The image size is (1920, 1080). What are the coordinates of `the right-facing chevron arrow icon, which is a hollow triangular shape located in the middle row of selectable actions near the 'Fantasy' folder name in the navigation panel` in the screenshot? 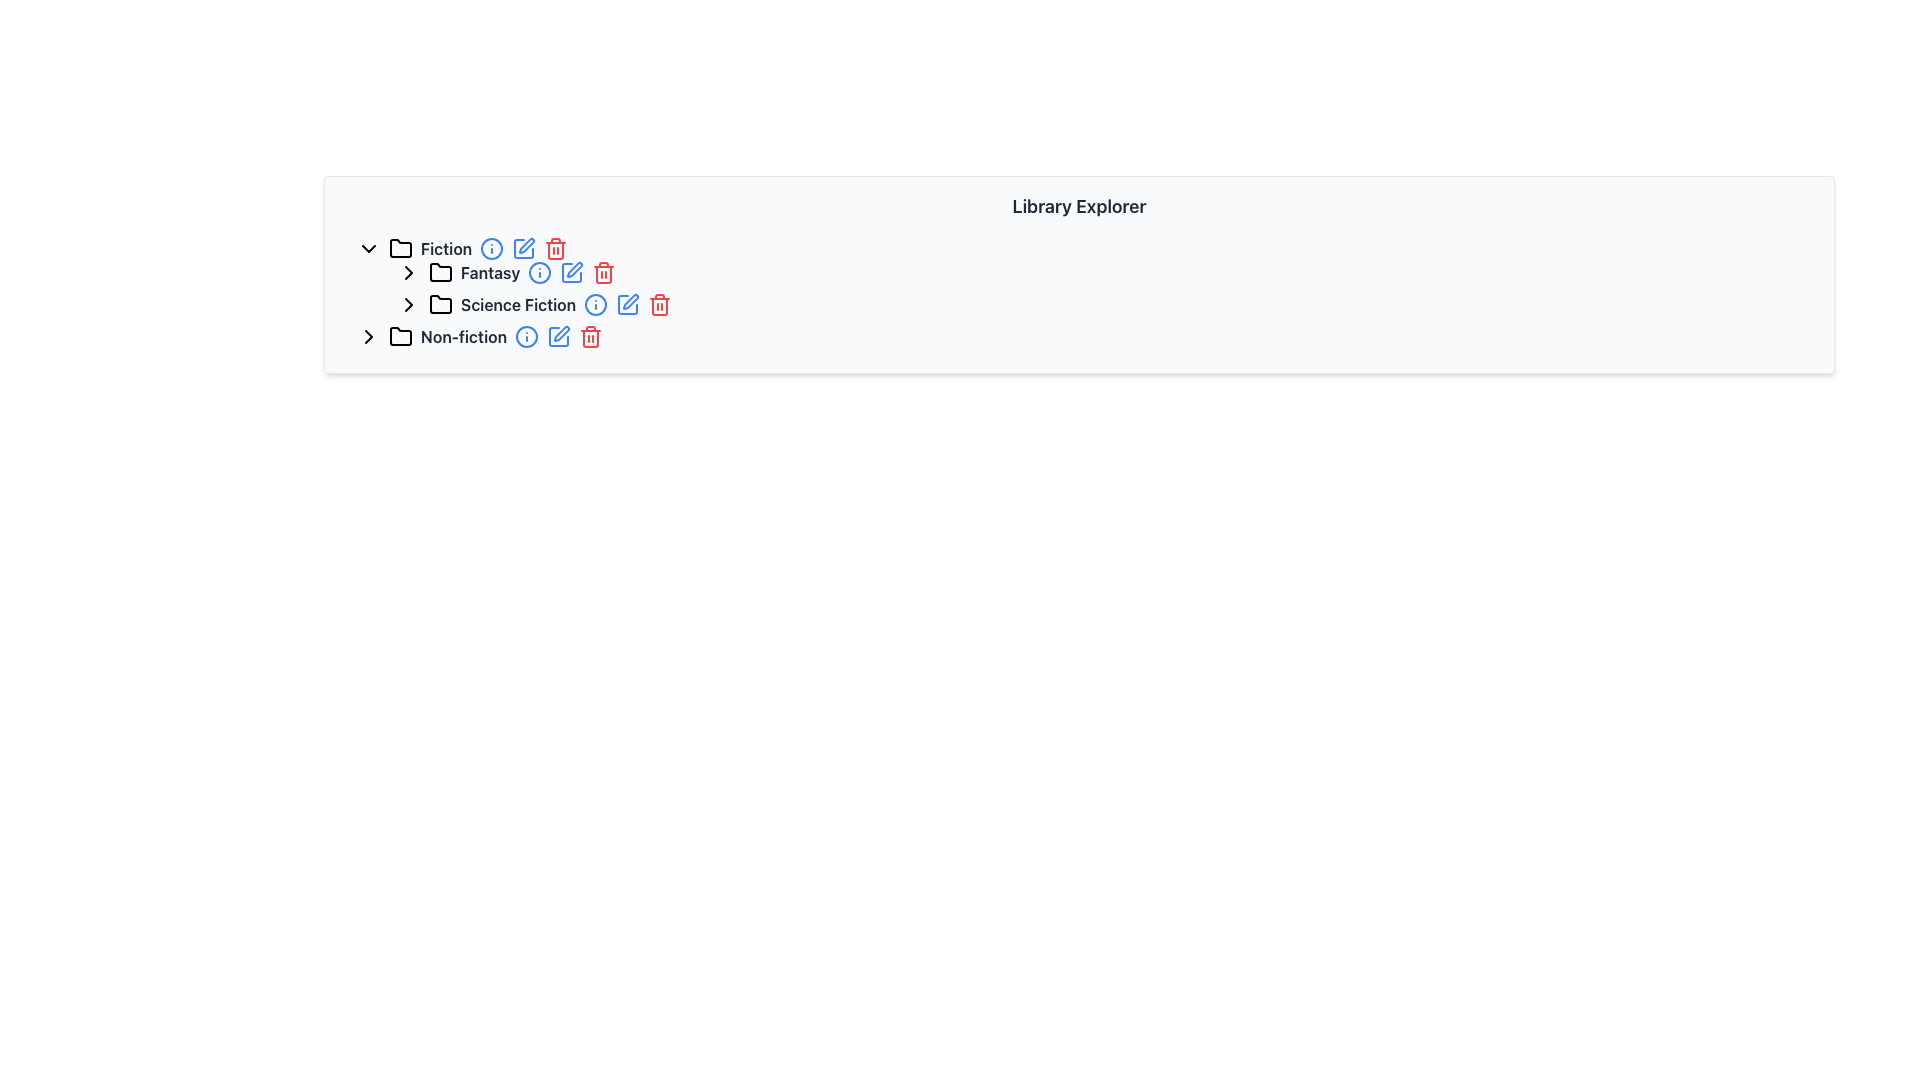 It's located at (407, 273).